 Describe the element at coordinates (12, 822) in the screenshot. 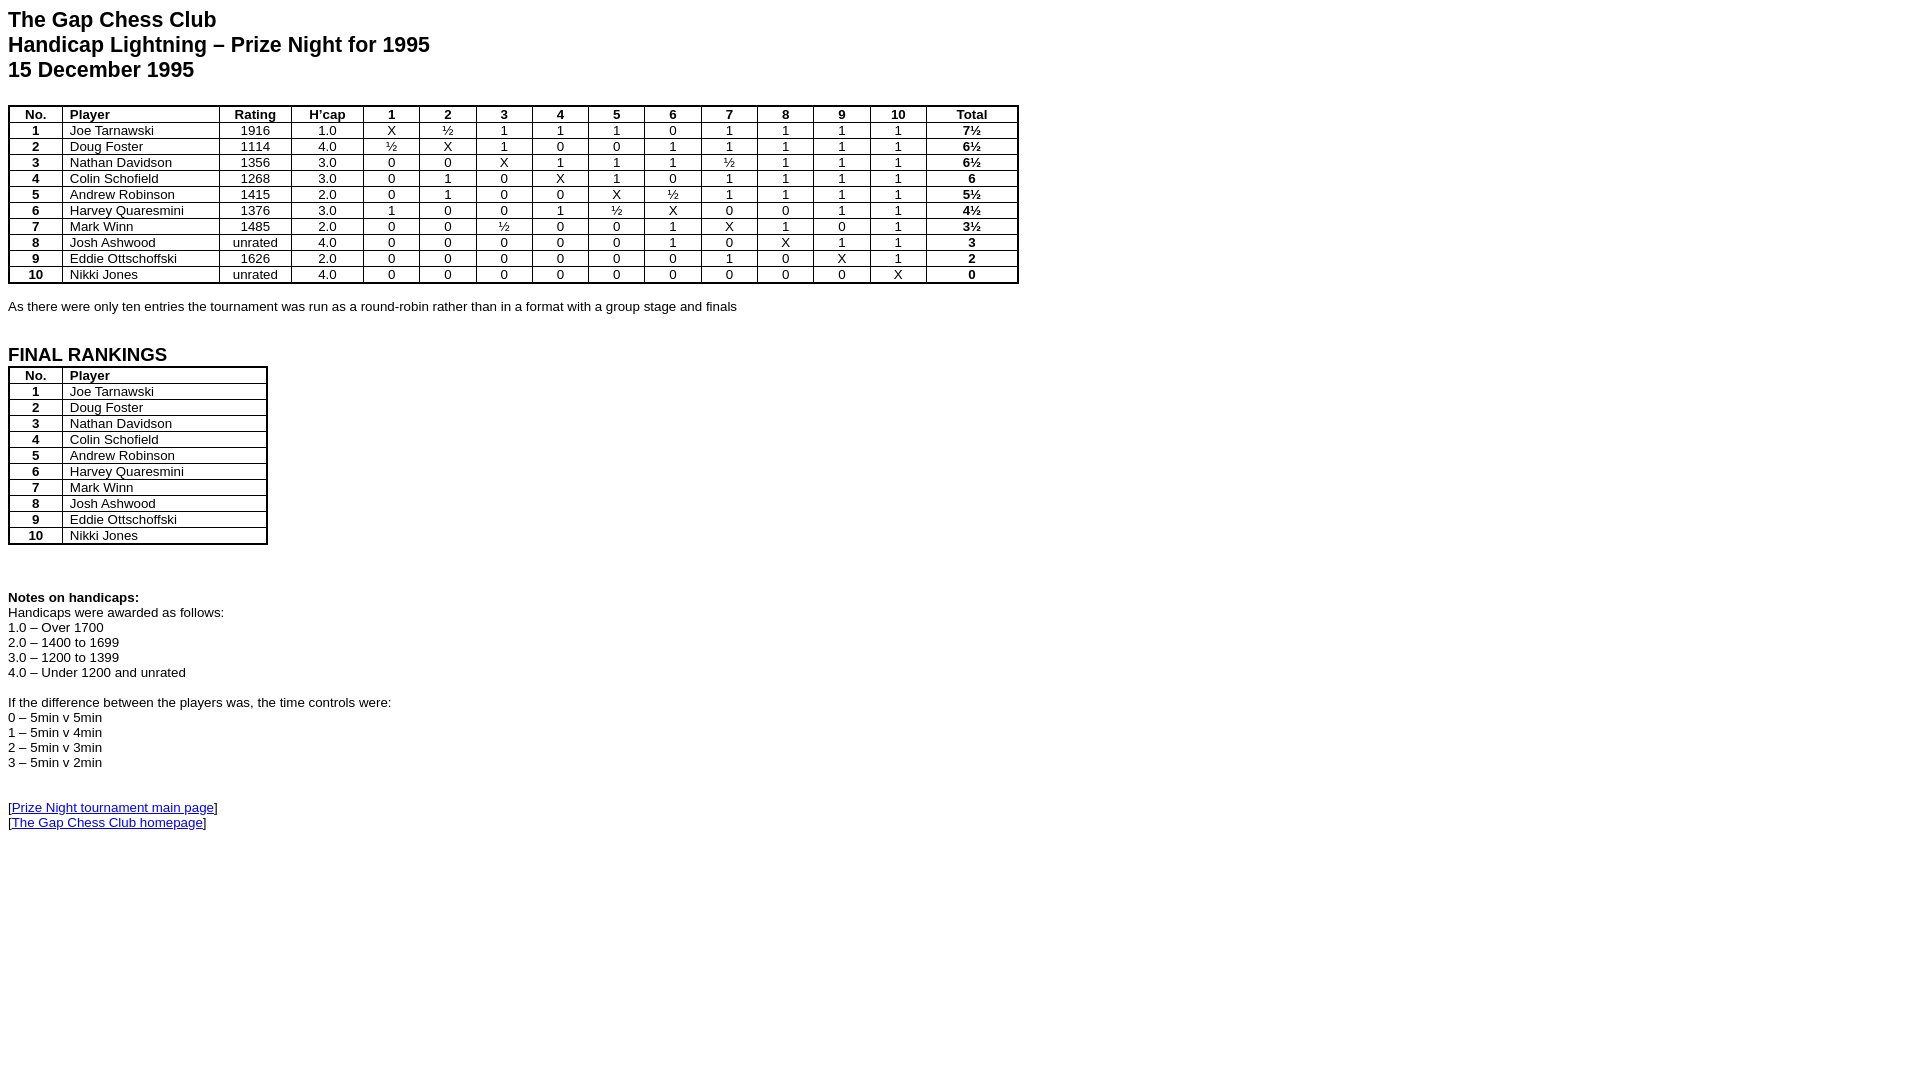

I see `'The Gap Chess Club homepage'` at that location.